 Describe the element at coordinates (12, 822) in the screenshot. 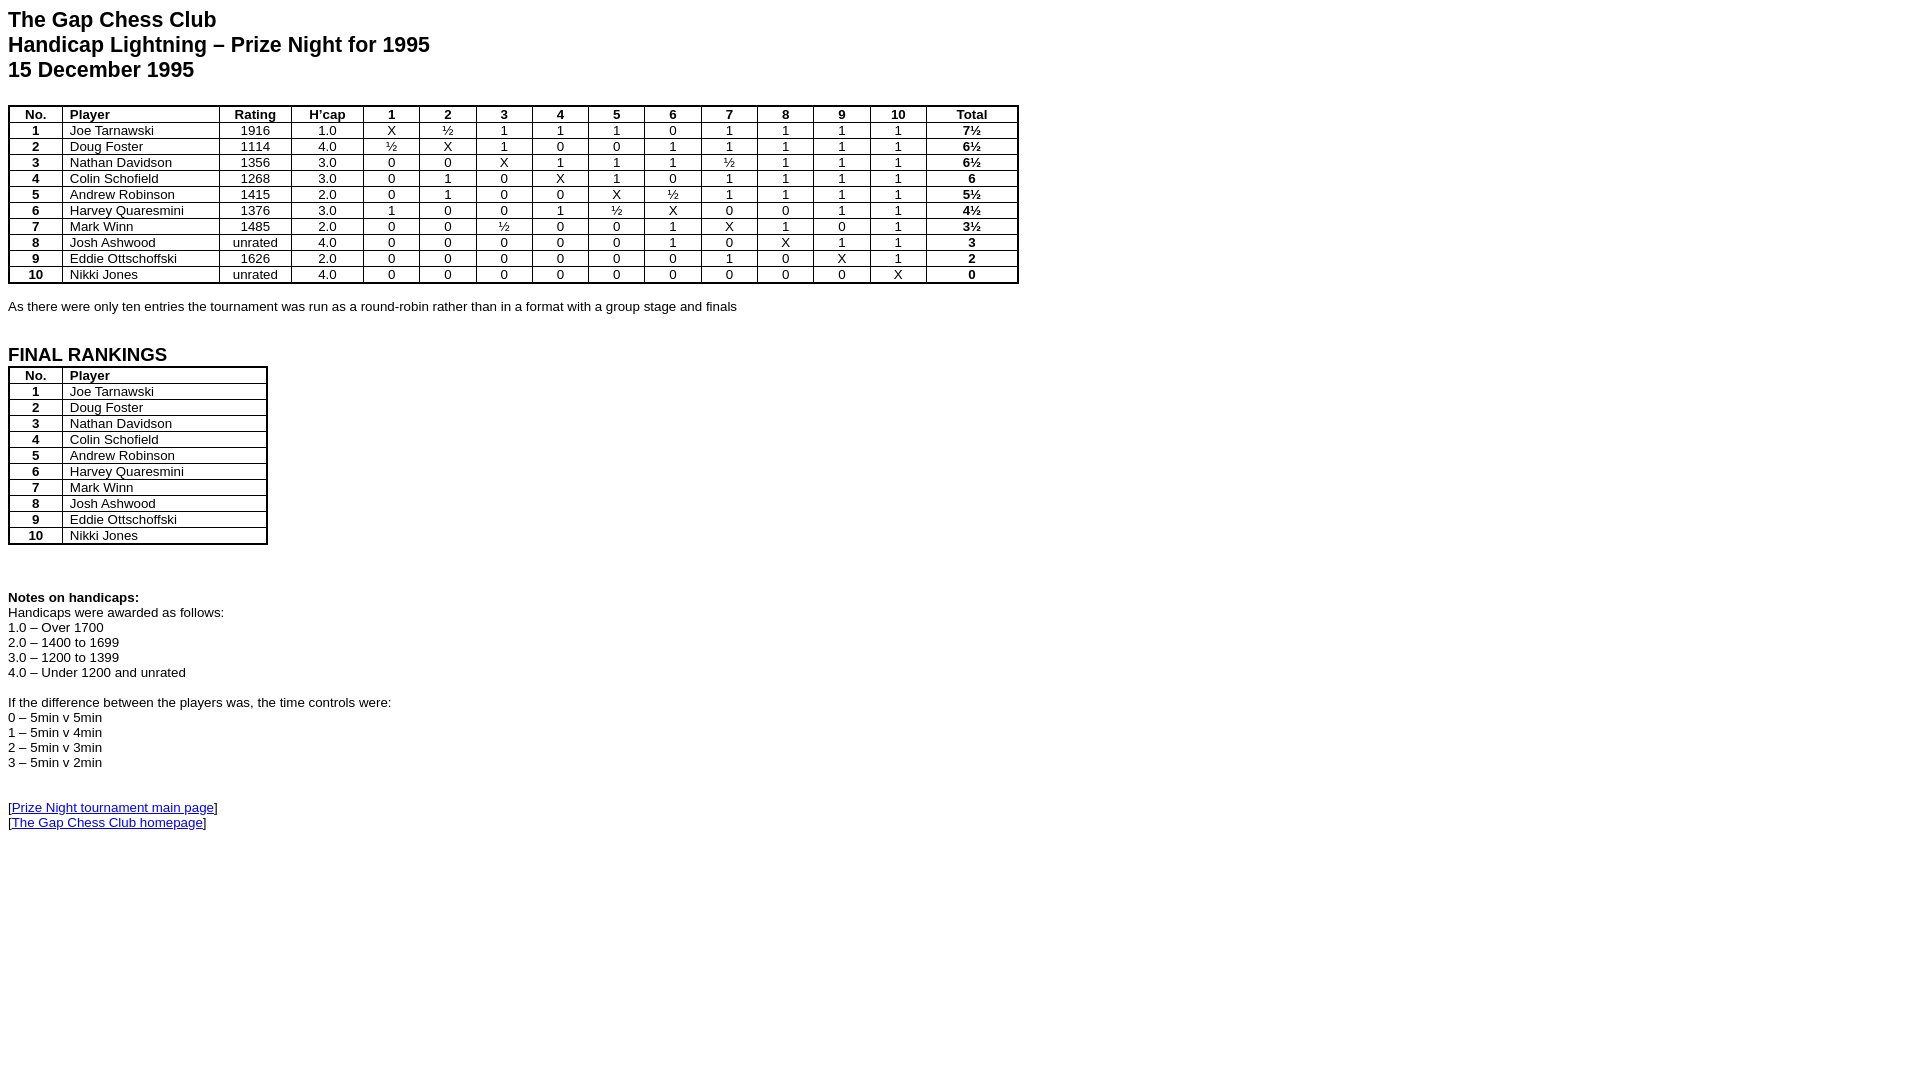

I see `'The Gap Chess Club homepage'` at that location.